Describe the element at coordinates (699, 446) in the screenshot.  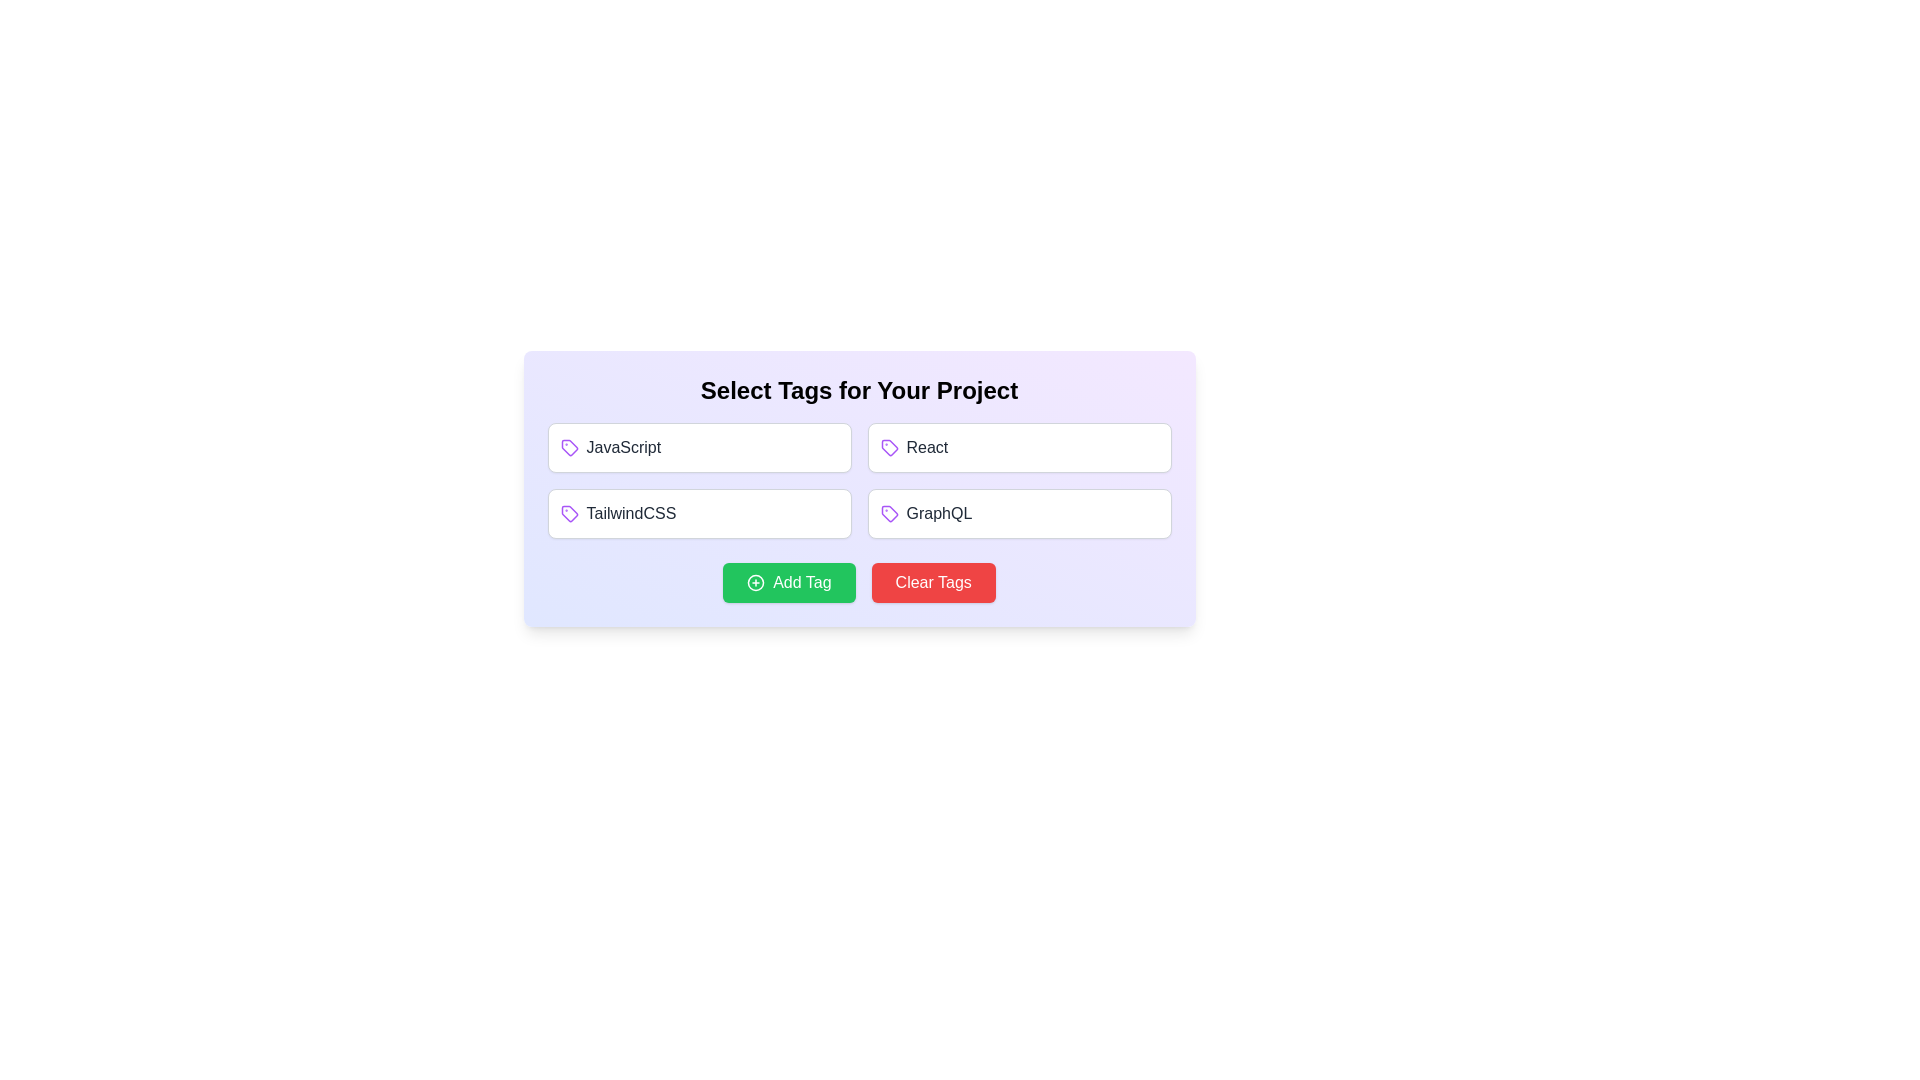
I see `the tag JavaScript to select it` at that location.